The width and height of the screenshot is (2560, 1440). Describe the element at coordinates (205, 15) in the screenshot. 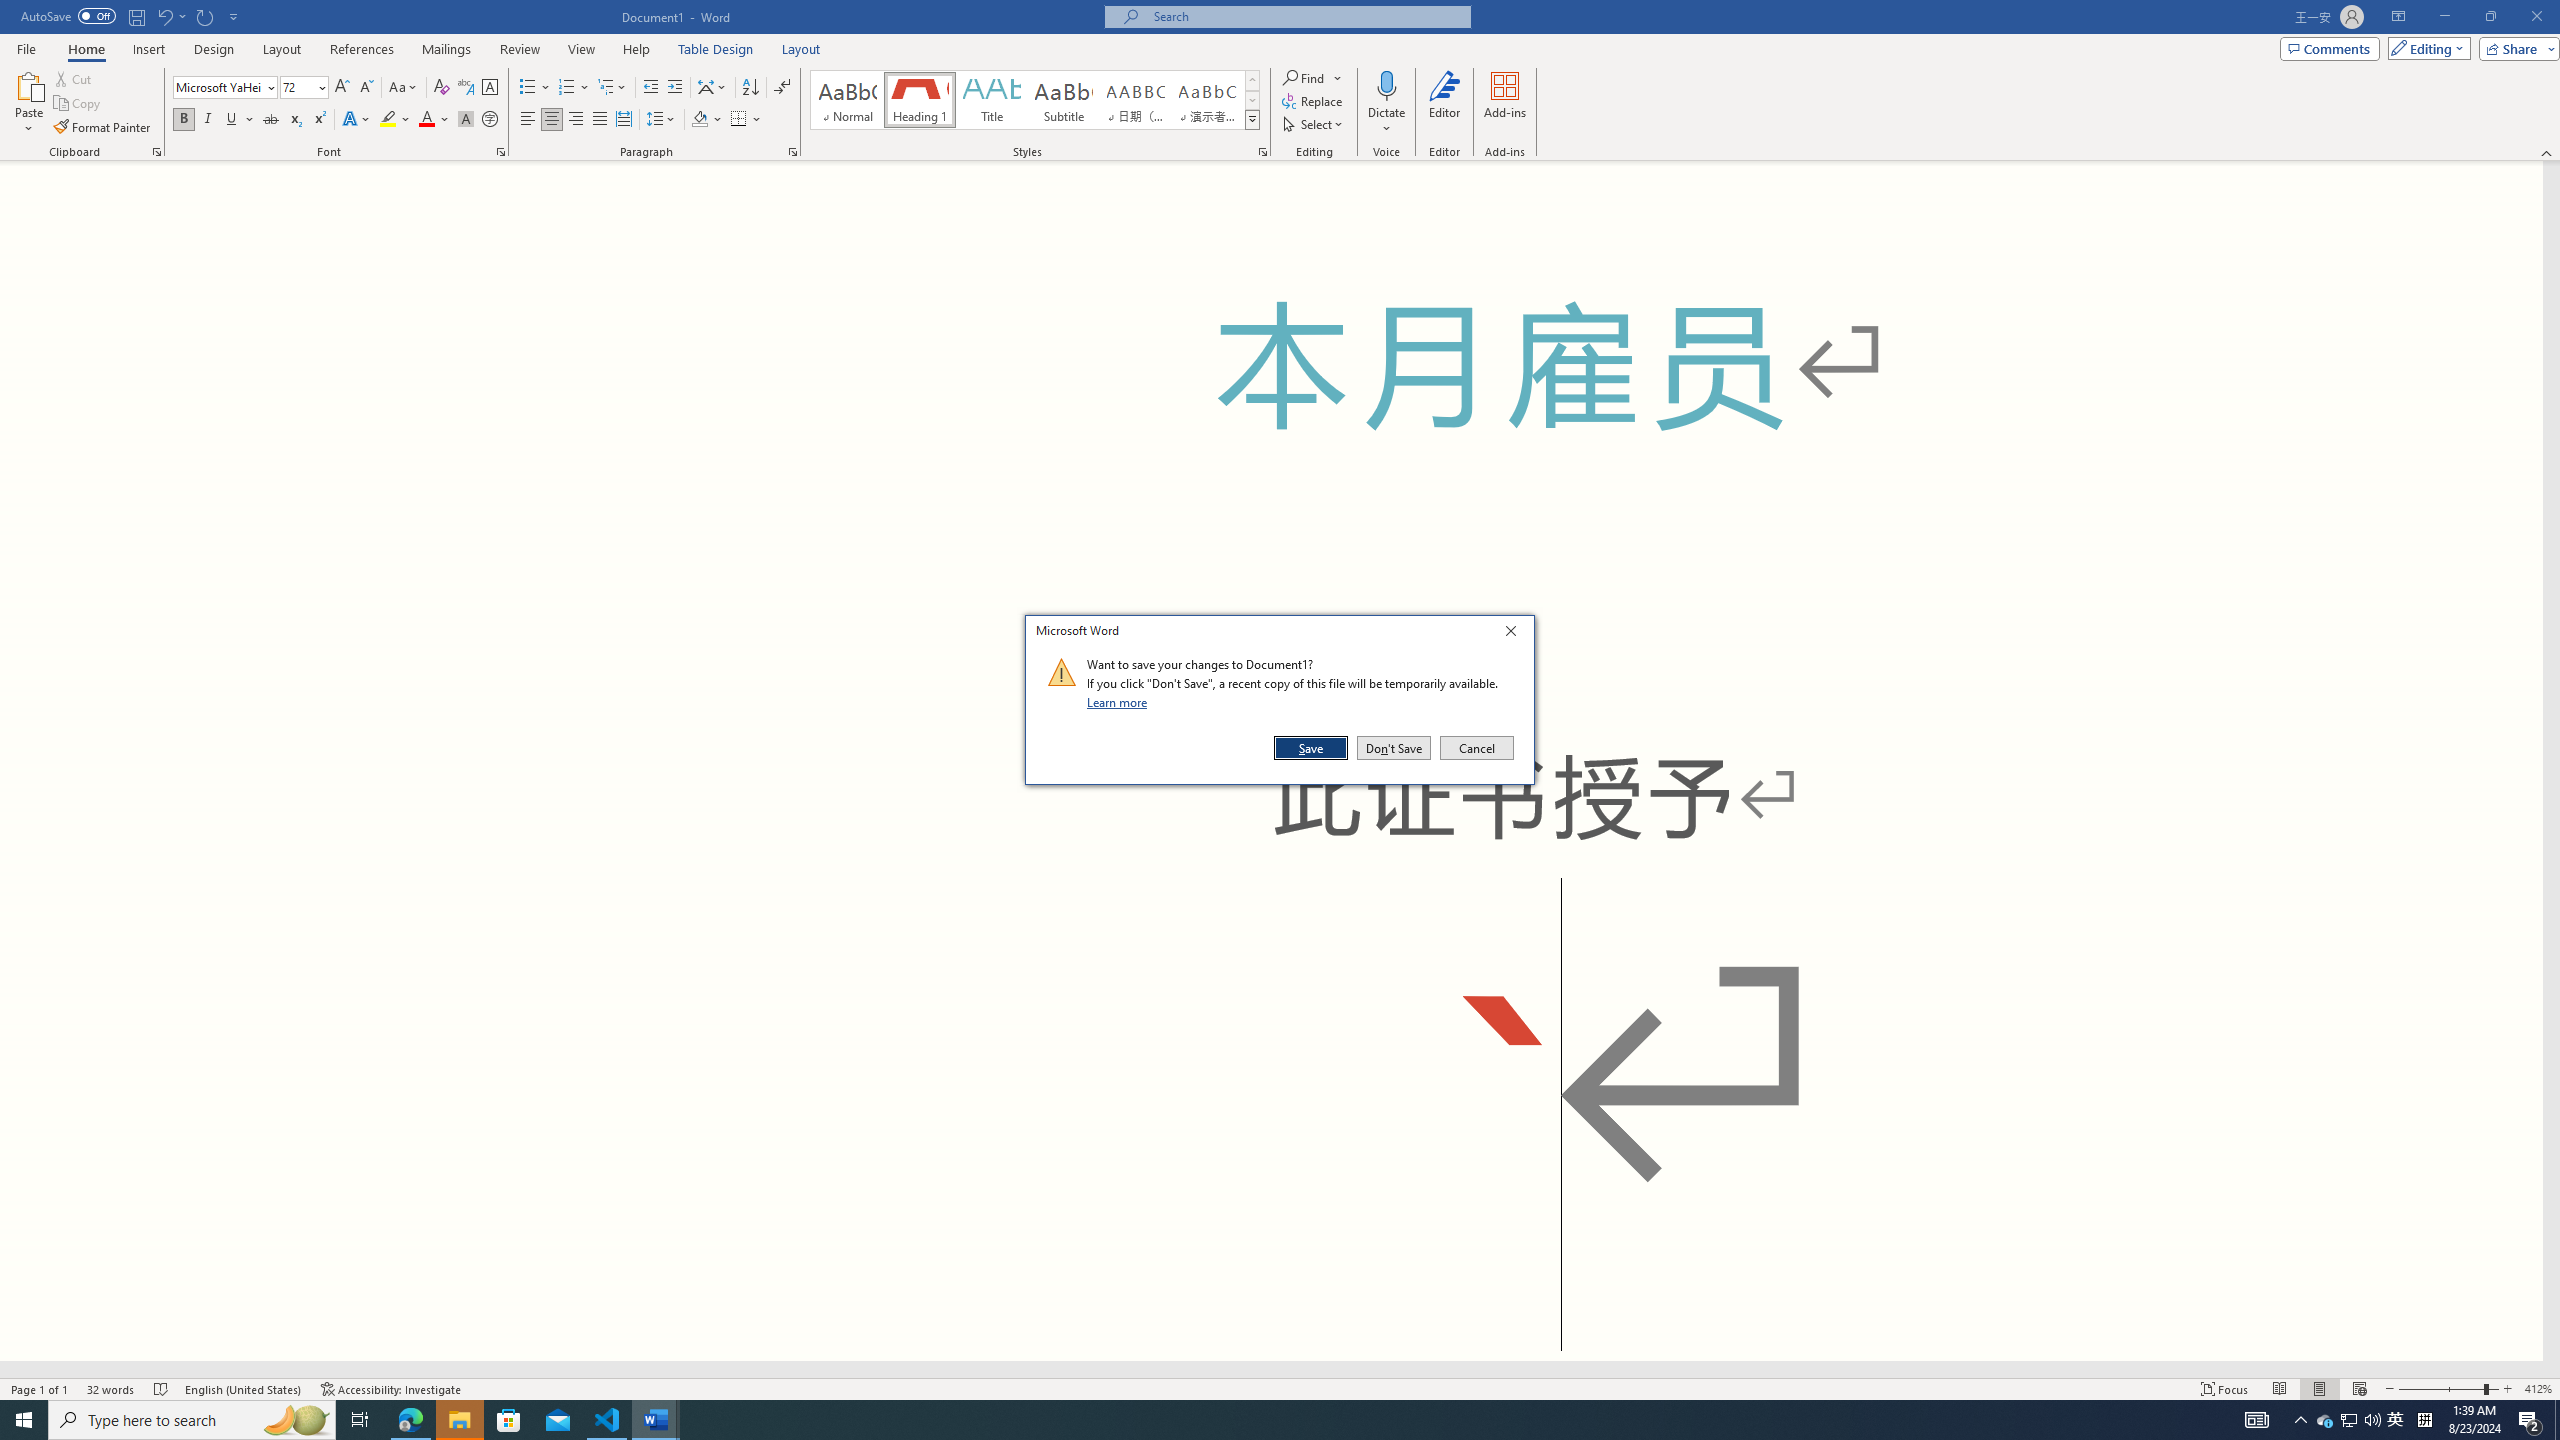

I see `'Repeat Doc Close'` at that location.